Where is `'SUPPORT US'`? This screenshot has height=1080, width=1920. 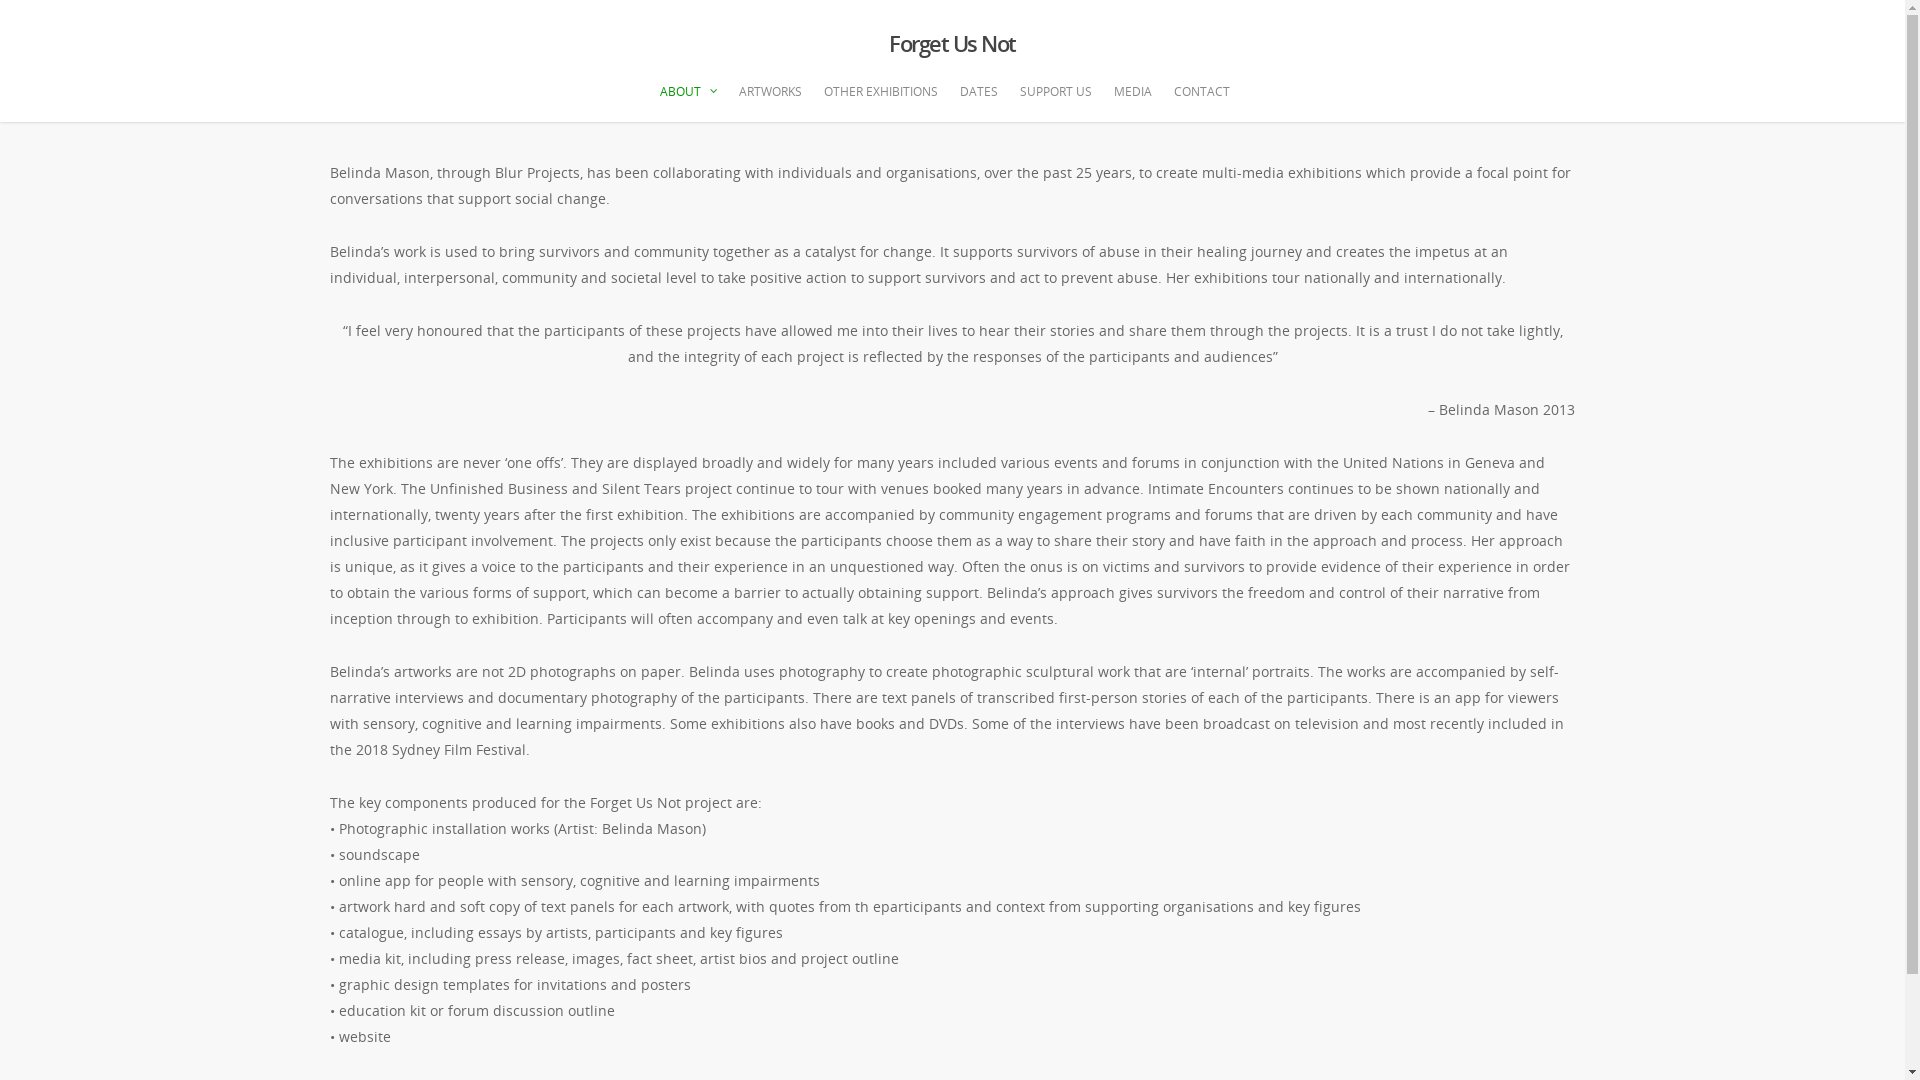
'SUPPORT US' is located at coordinates (1055, 101).